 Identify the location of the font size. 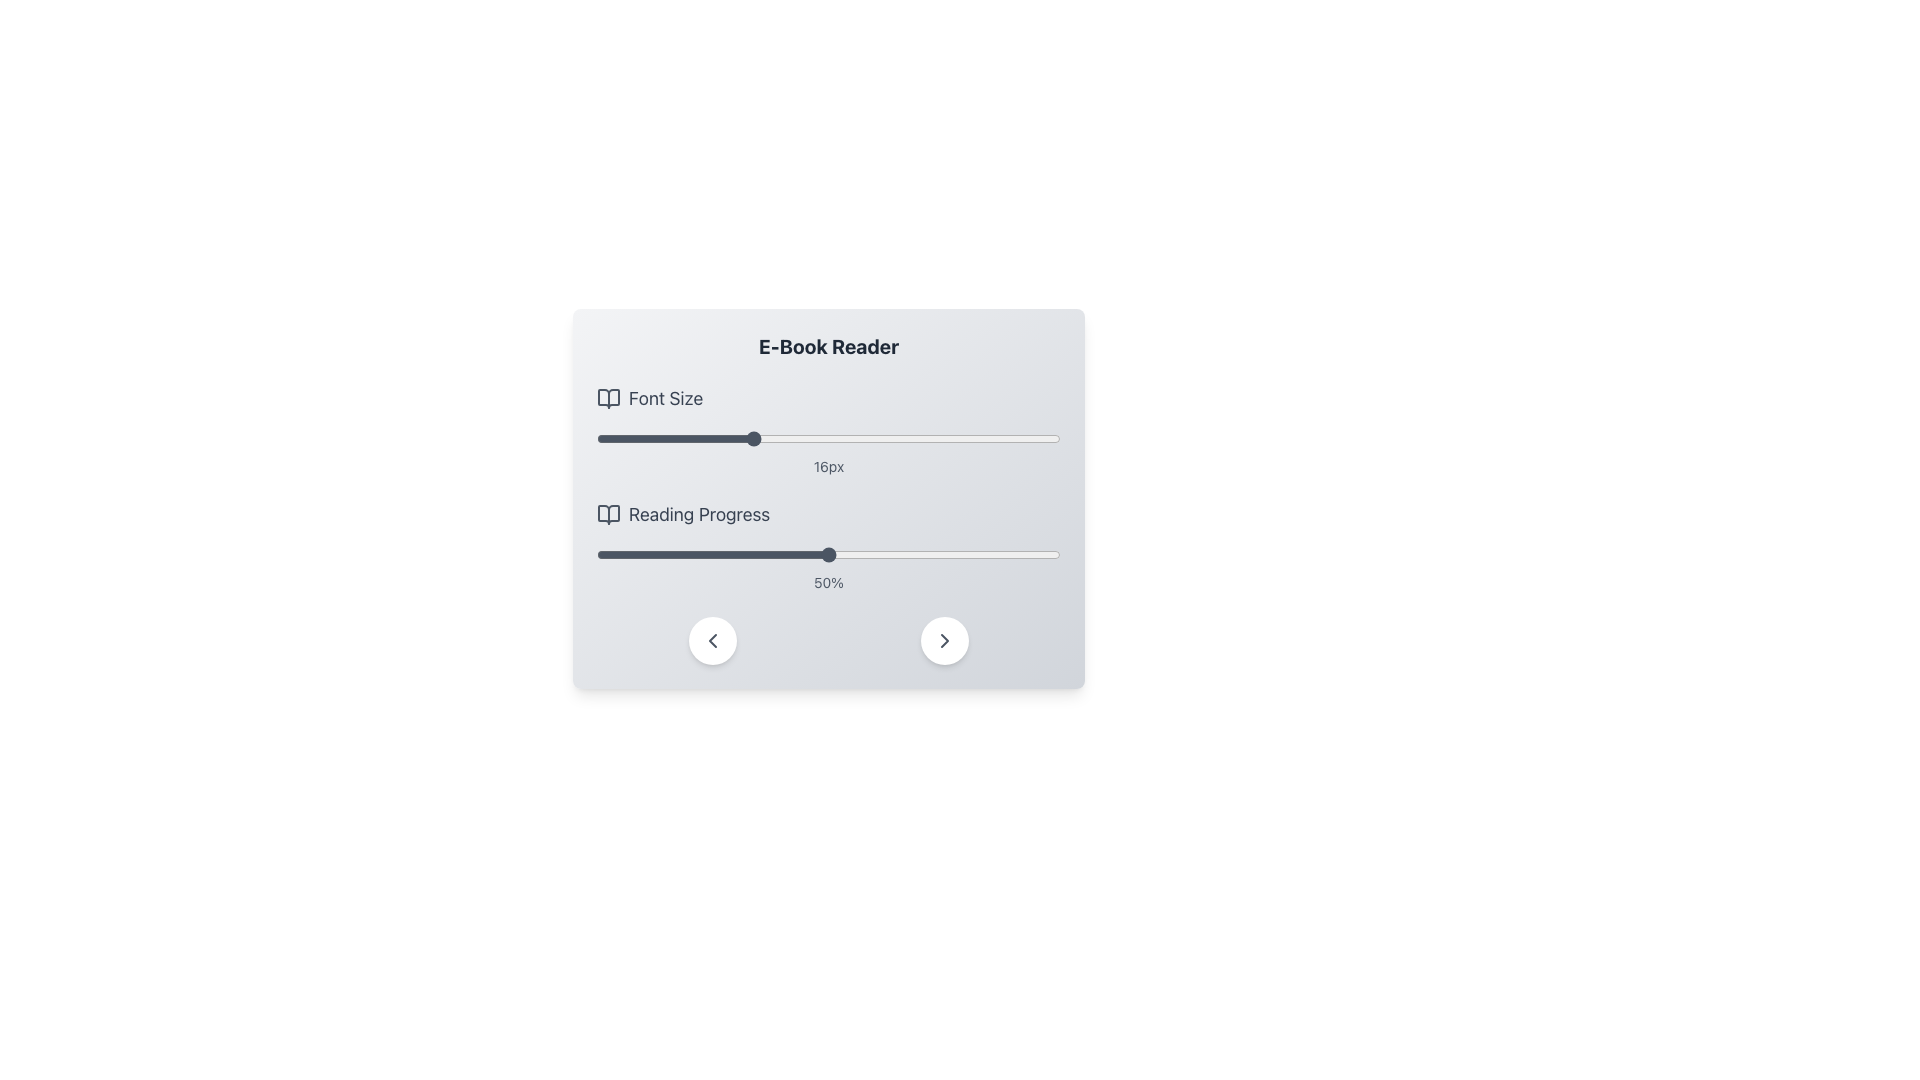
(905, 438).